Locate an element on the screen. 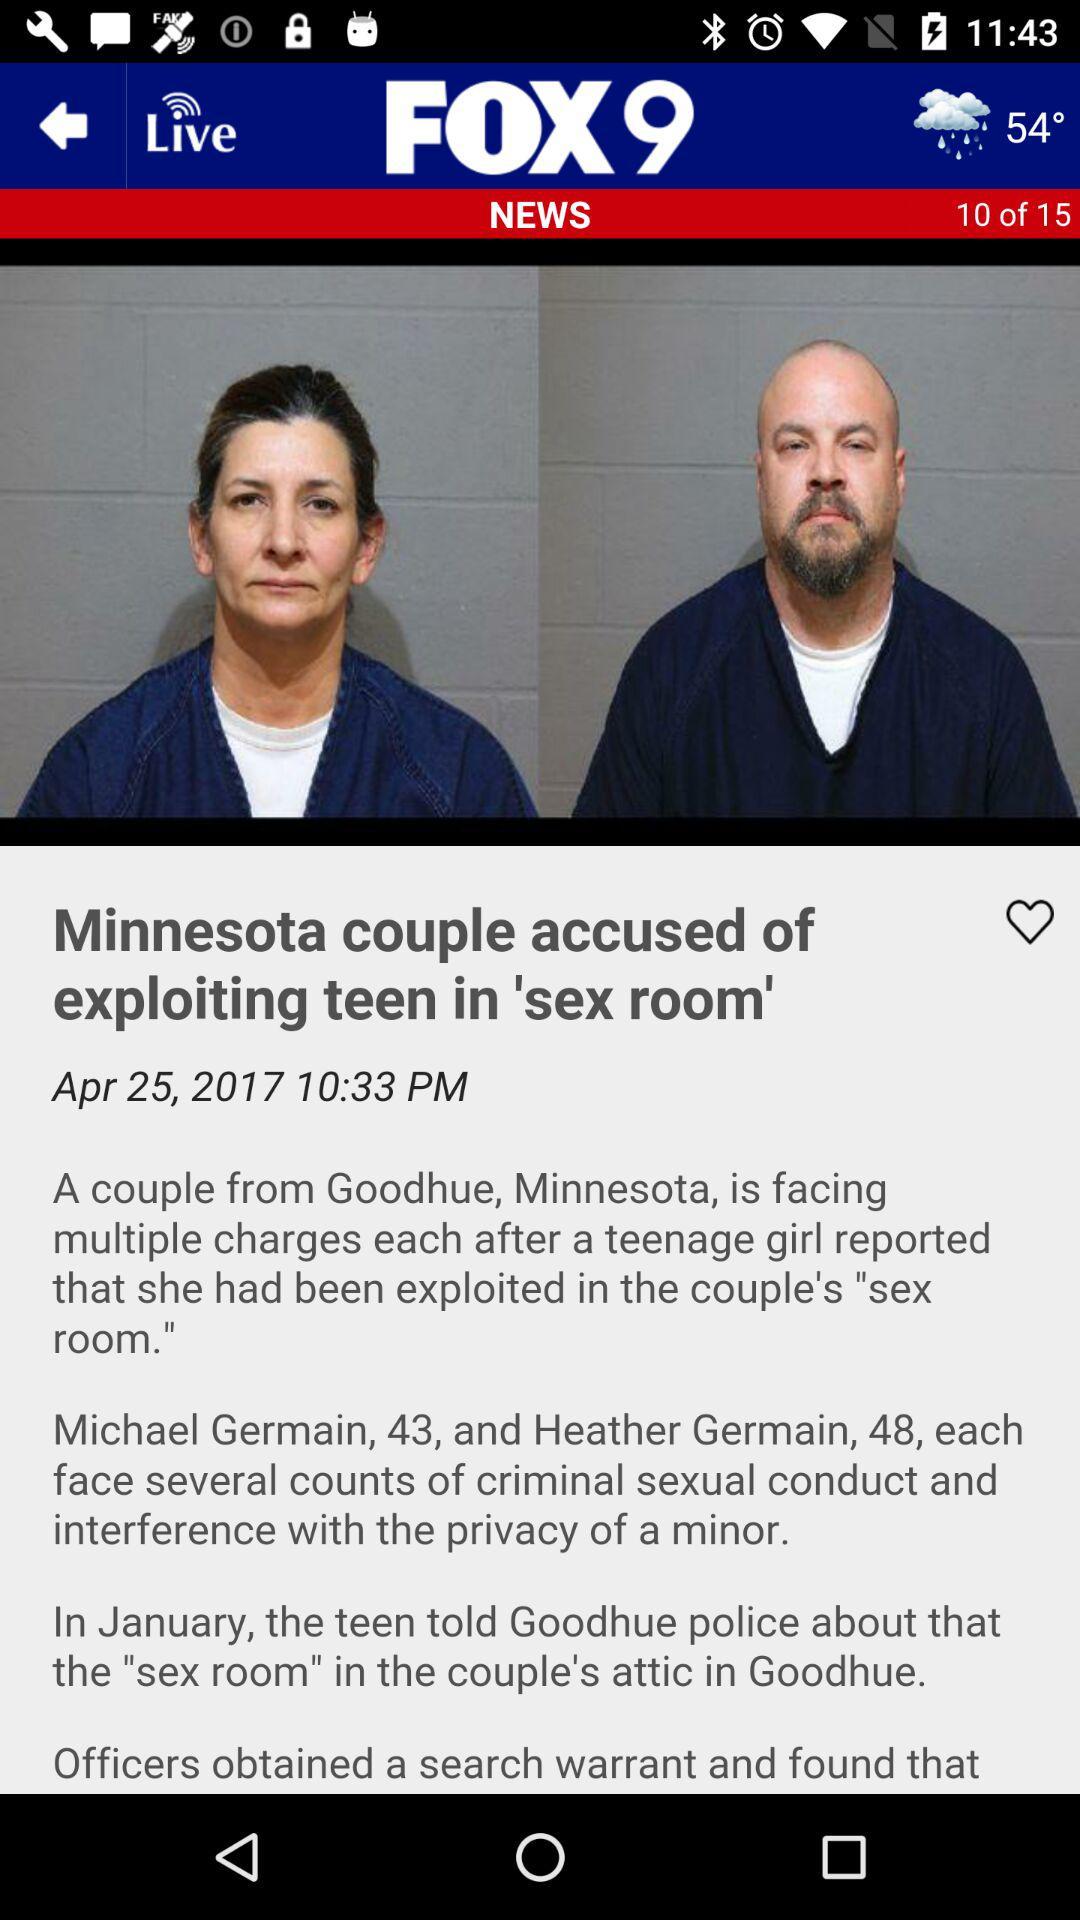 The height and width of the screenshot is (1920, 1080). open full story is located at coordinates (540, 1320).